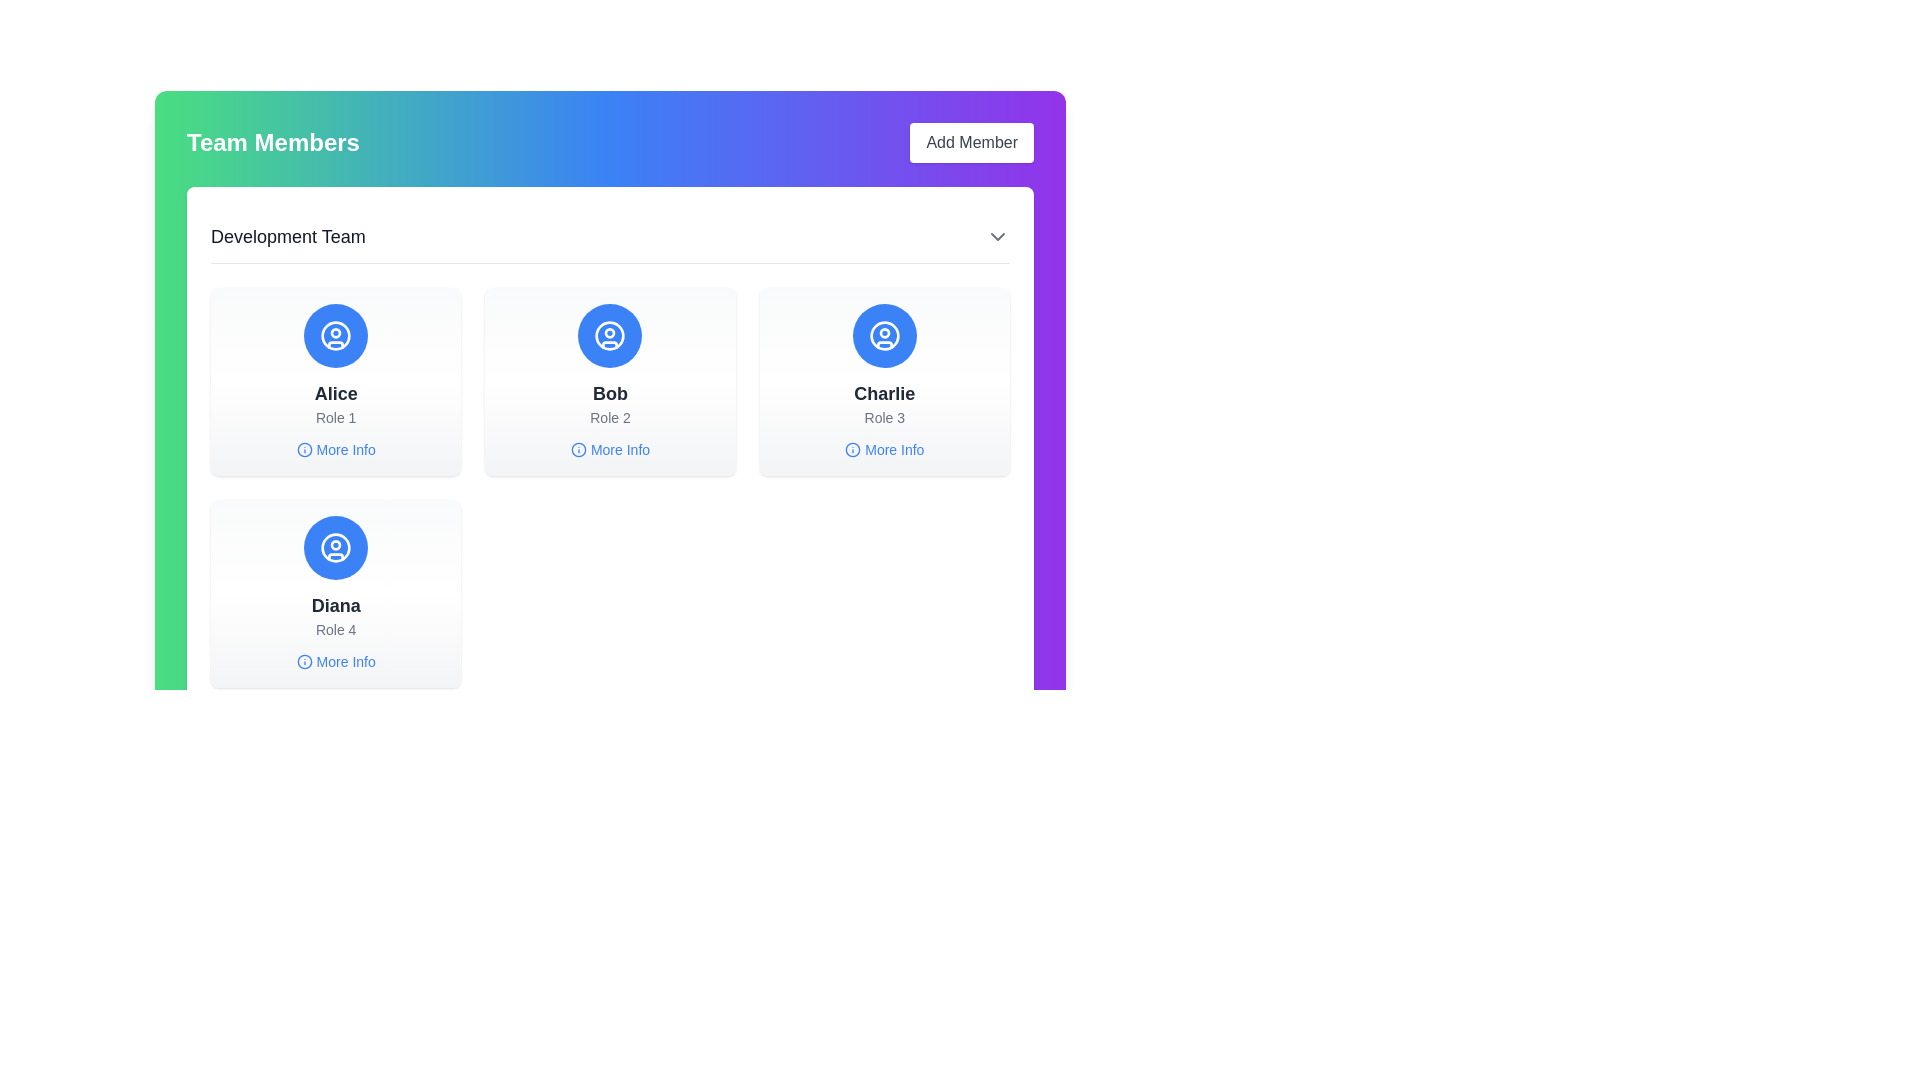 This screenshot has width=1920, height=1080. I want to click on the 'More Info' text link within the 'Charlie' user card, so click(883, 450).